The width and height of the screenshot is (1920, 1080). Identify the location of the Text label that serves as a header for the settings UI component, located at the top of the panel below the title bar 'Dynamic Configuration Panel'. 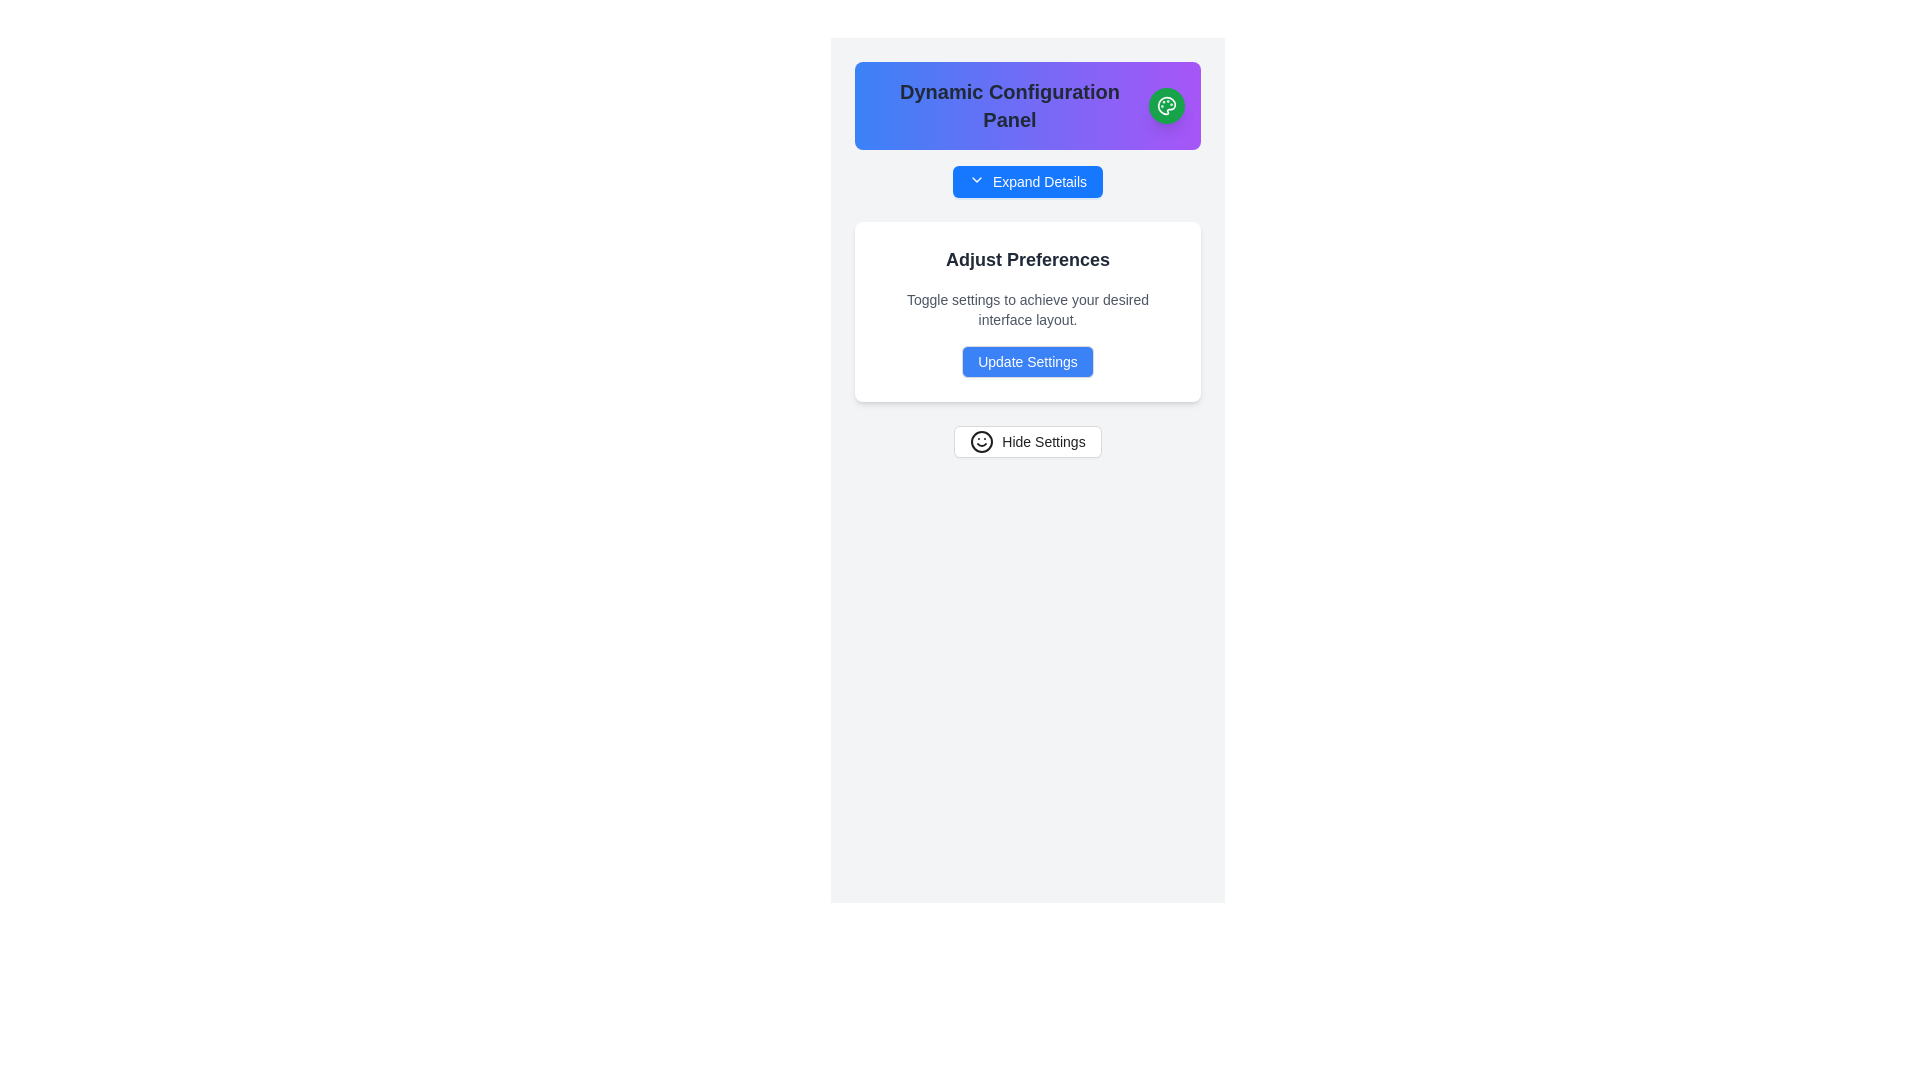
(1027, 258).